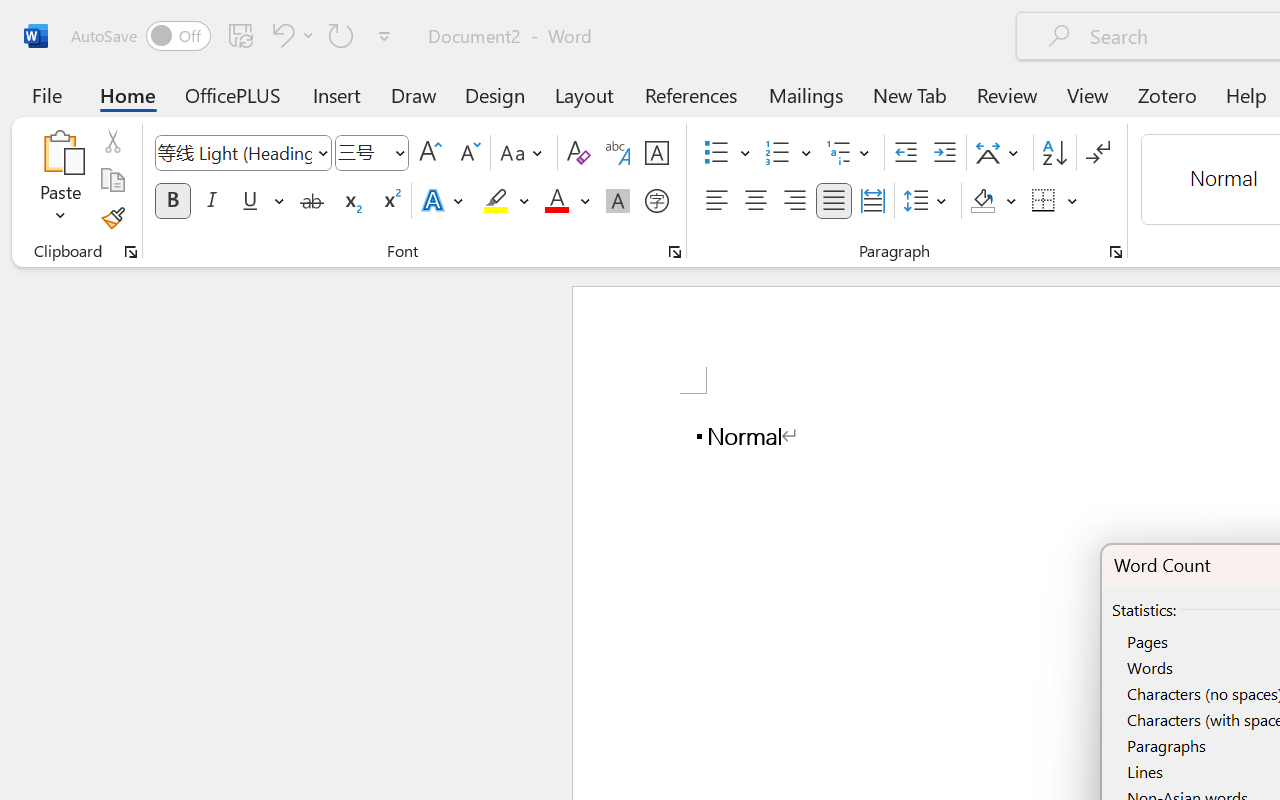  What do you see at coordinates (111, 179) in the screenshot?
I see `'Copy'` at bounding box center [111, 179].